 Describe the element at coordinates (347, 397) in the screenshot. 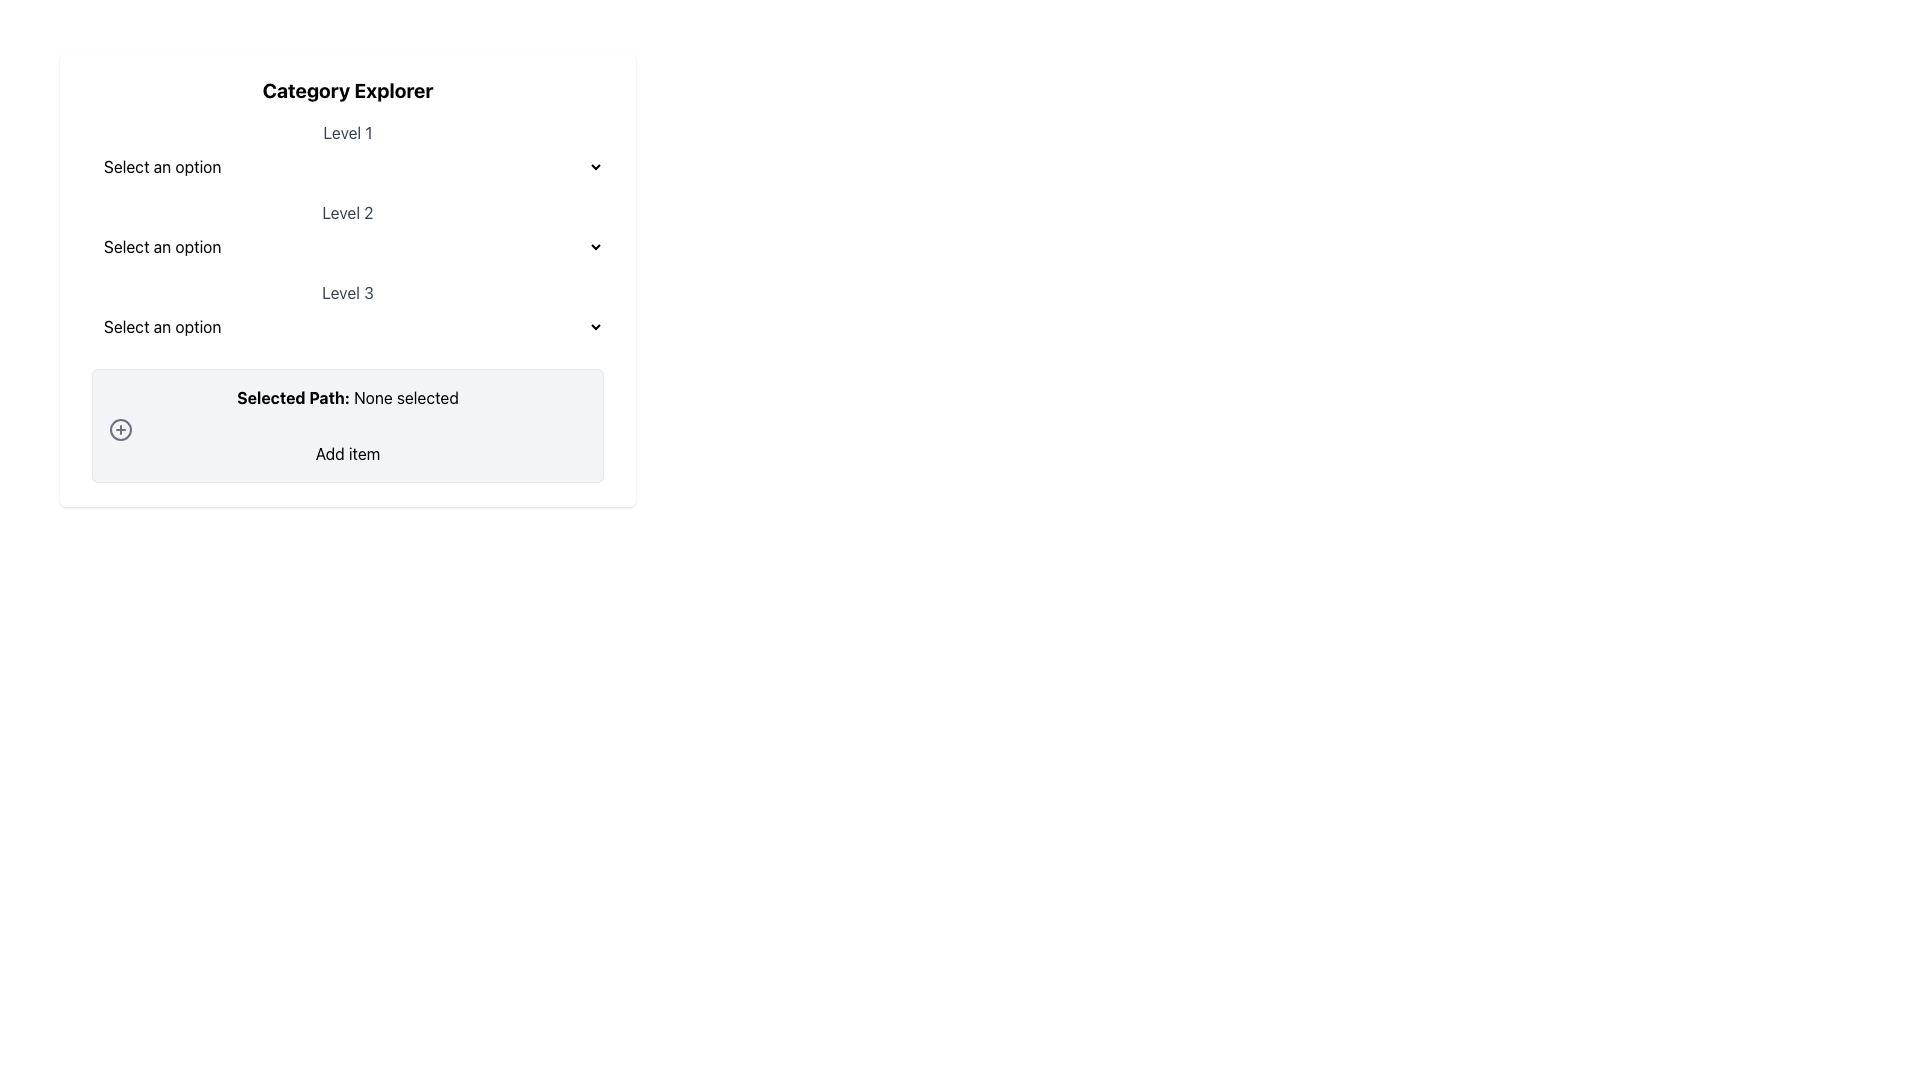

I see `the informational text display indicating the current selection status, which shows 'None selected'` at that location.